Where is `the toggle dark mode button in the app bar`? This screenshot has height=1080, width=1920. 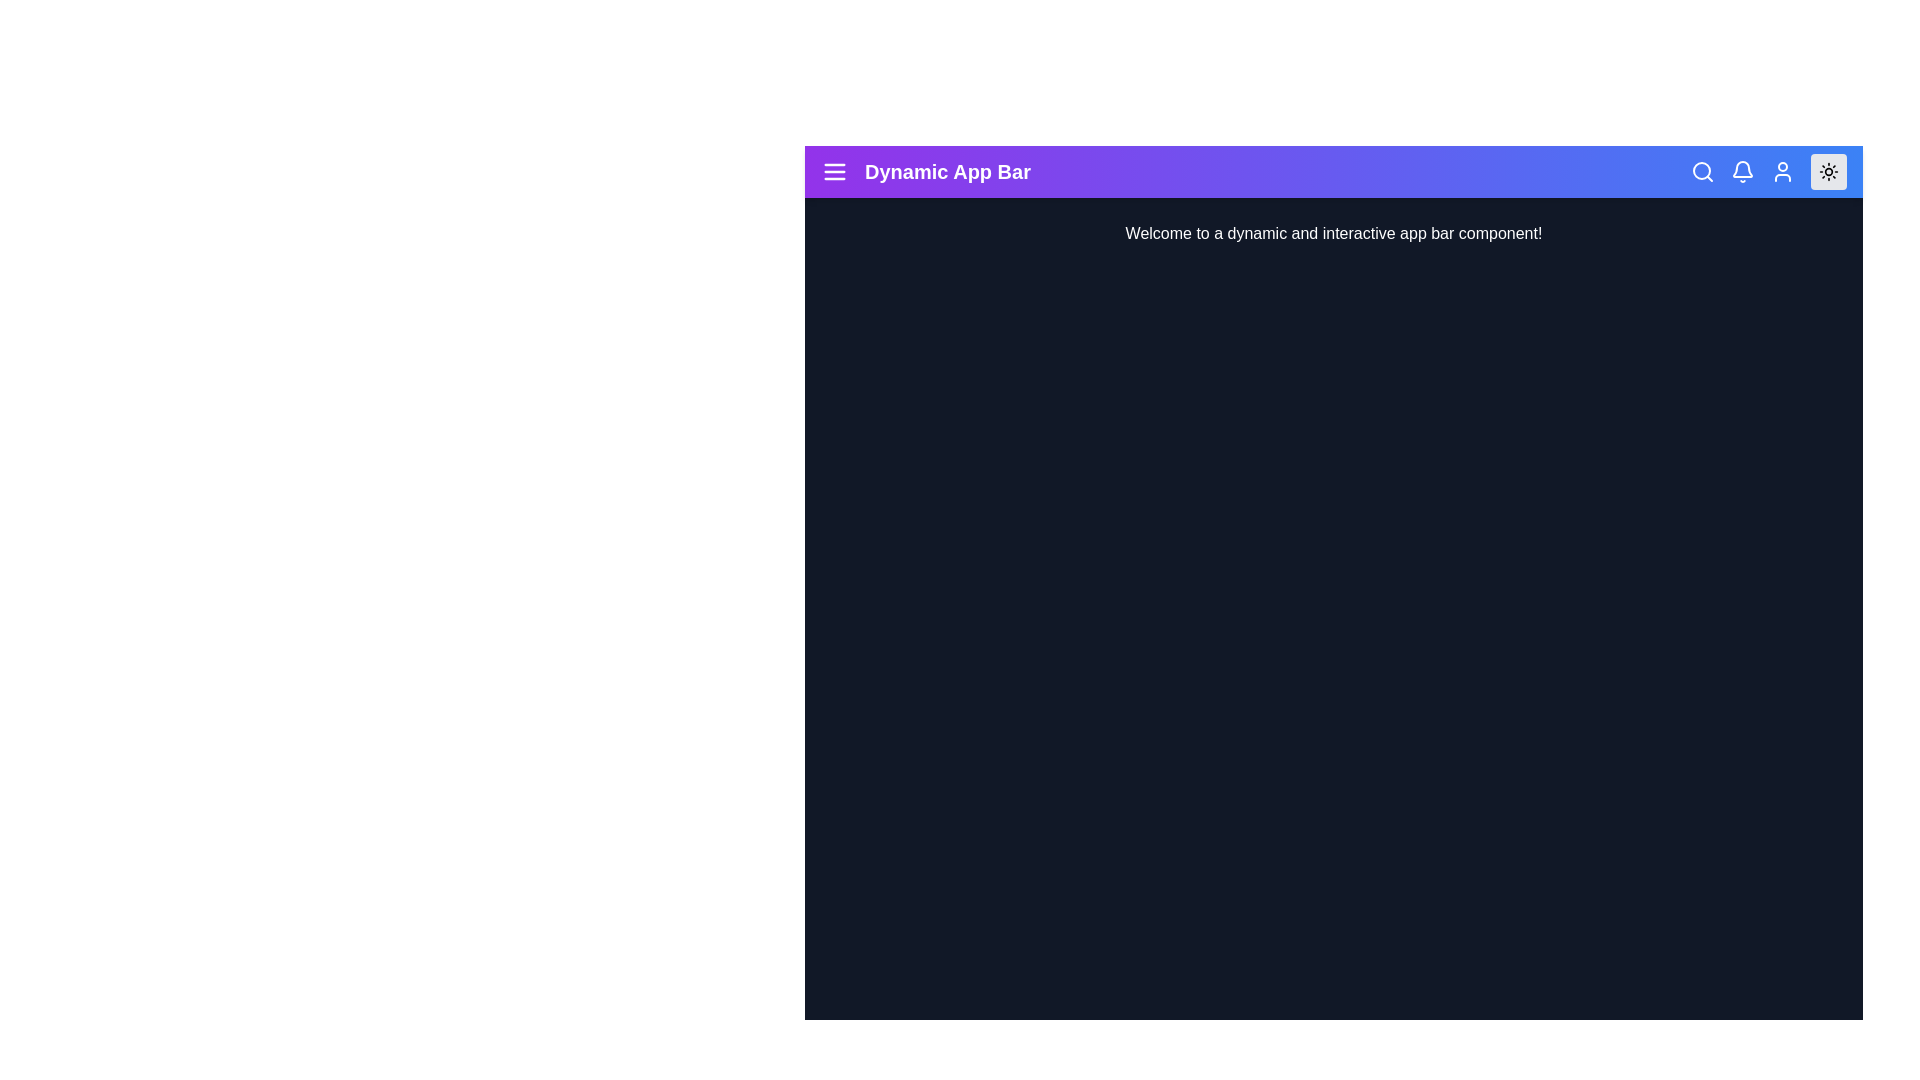 the toggle dark mode button in the app bar is located at coordinates (1828, 171).